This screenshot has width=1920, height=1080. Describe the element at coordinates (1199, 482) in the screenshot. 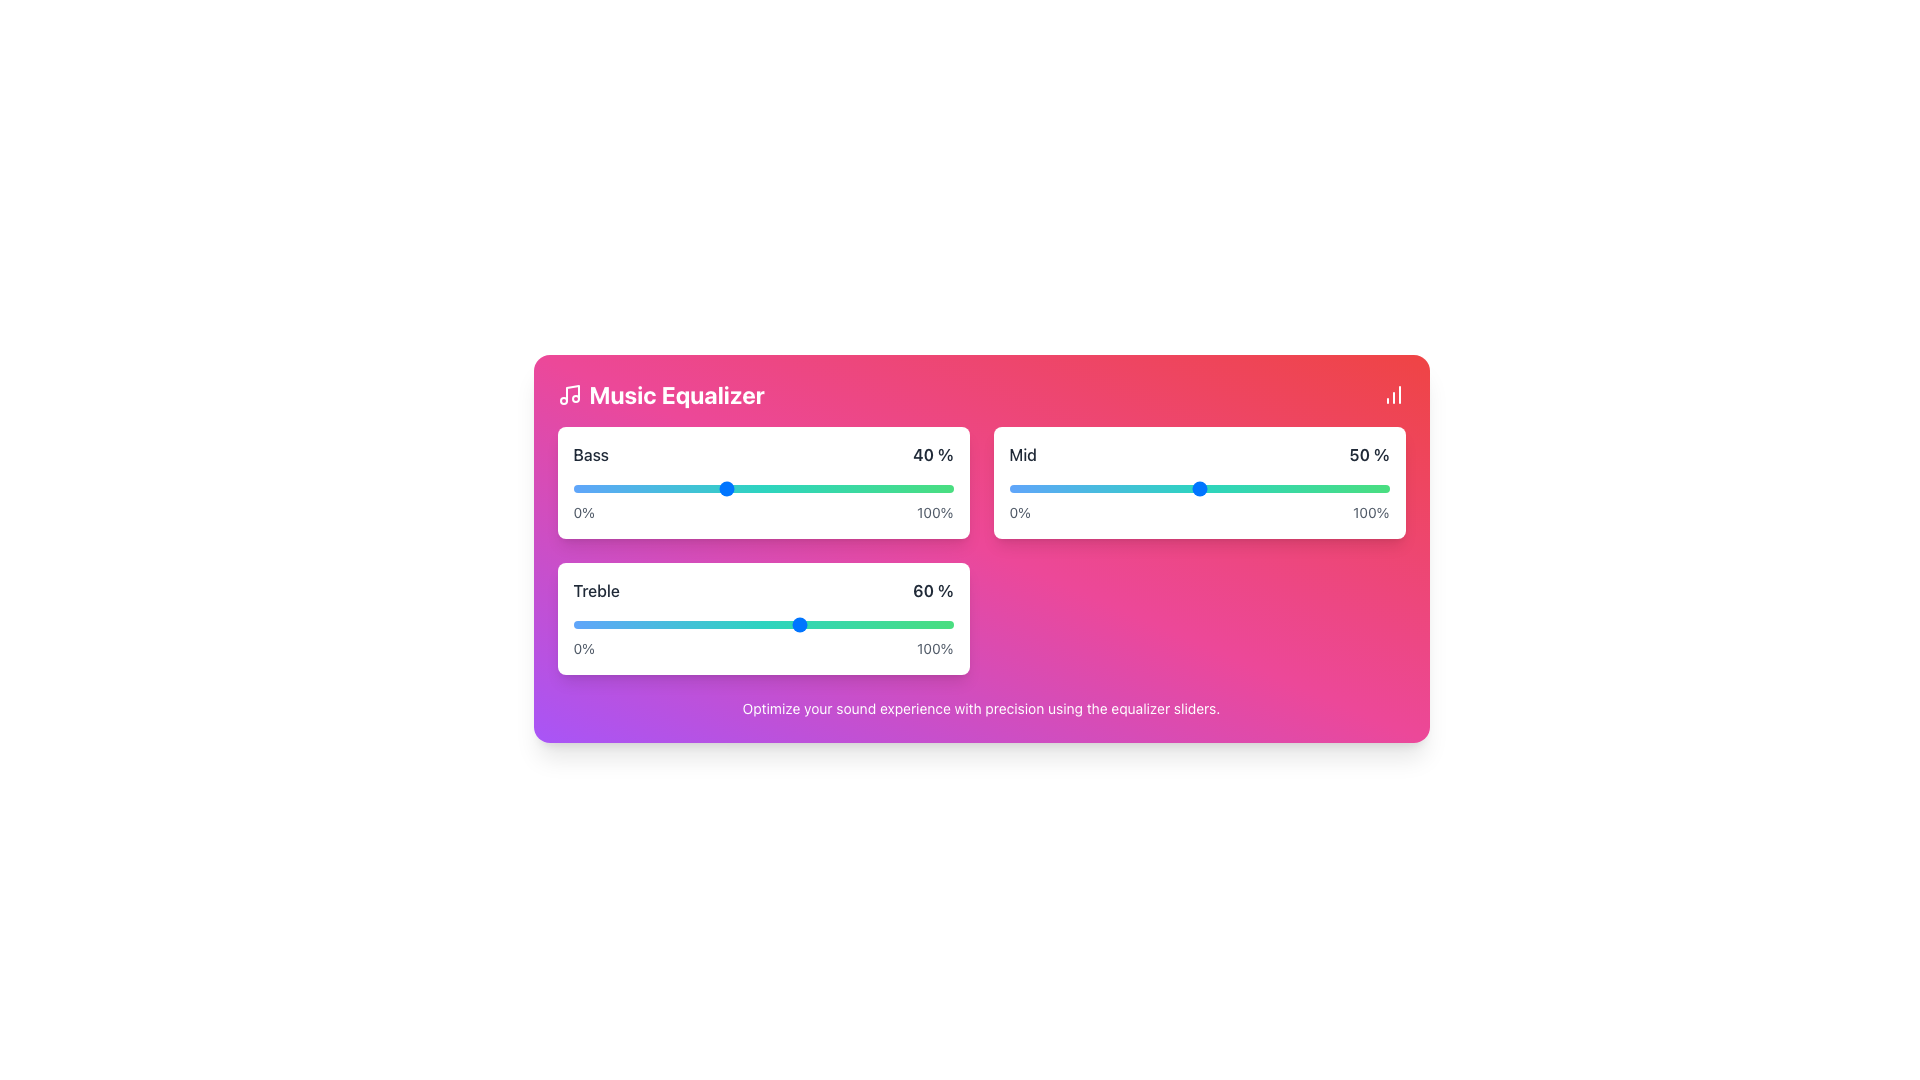

I see `the slider area that adjusts the 'Mid' parameter of the audio equalizer, currently set to '50%'` at that location.